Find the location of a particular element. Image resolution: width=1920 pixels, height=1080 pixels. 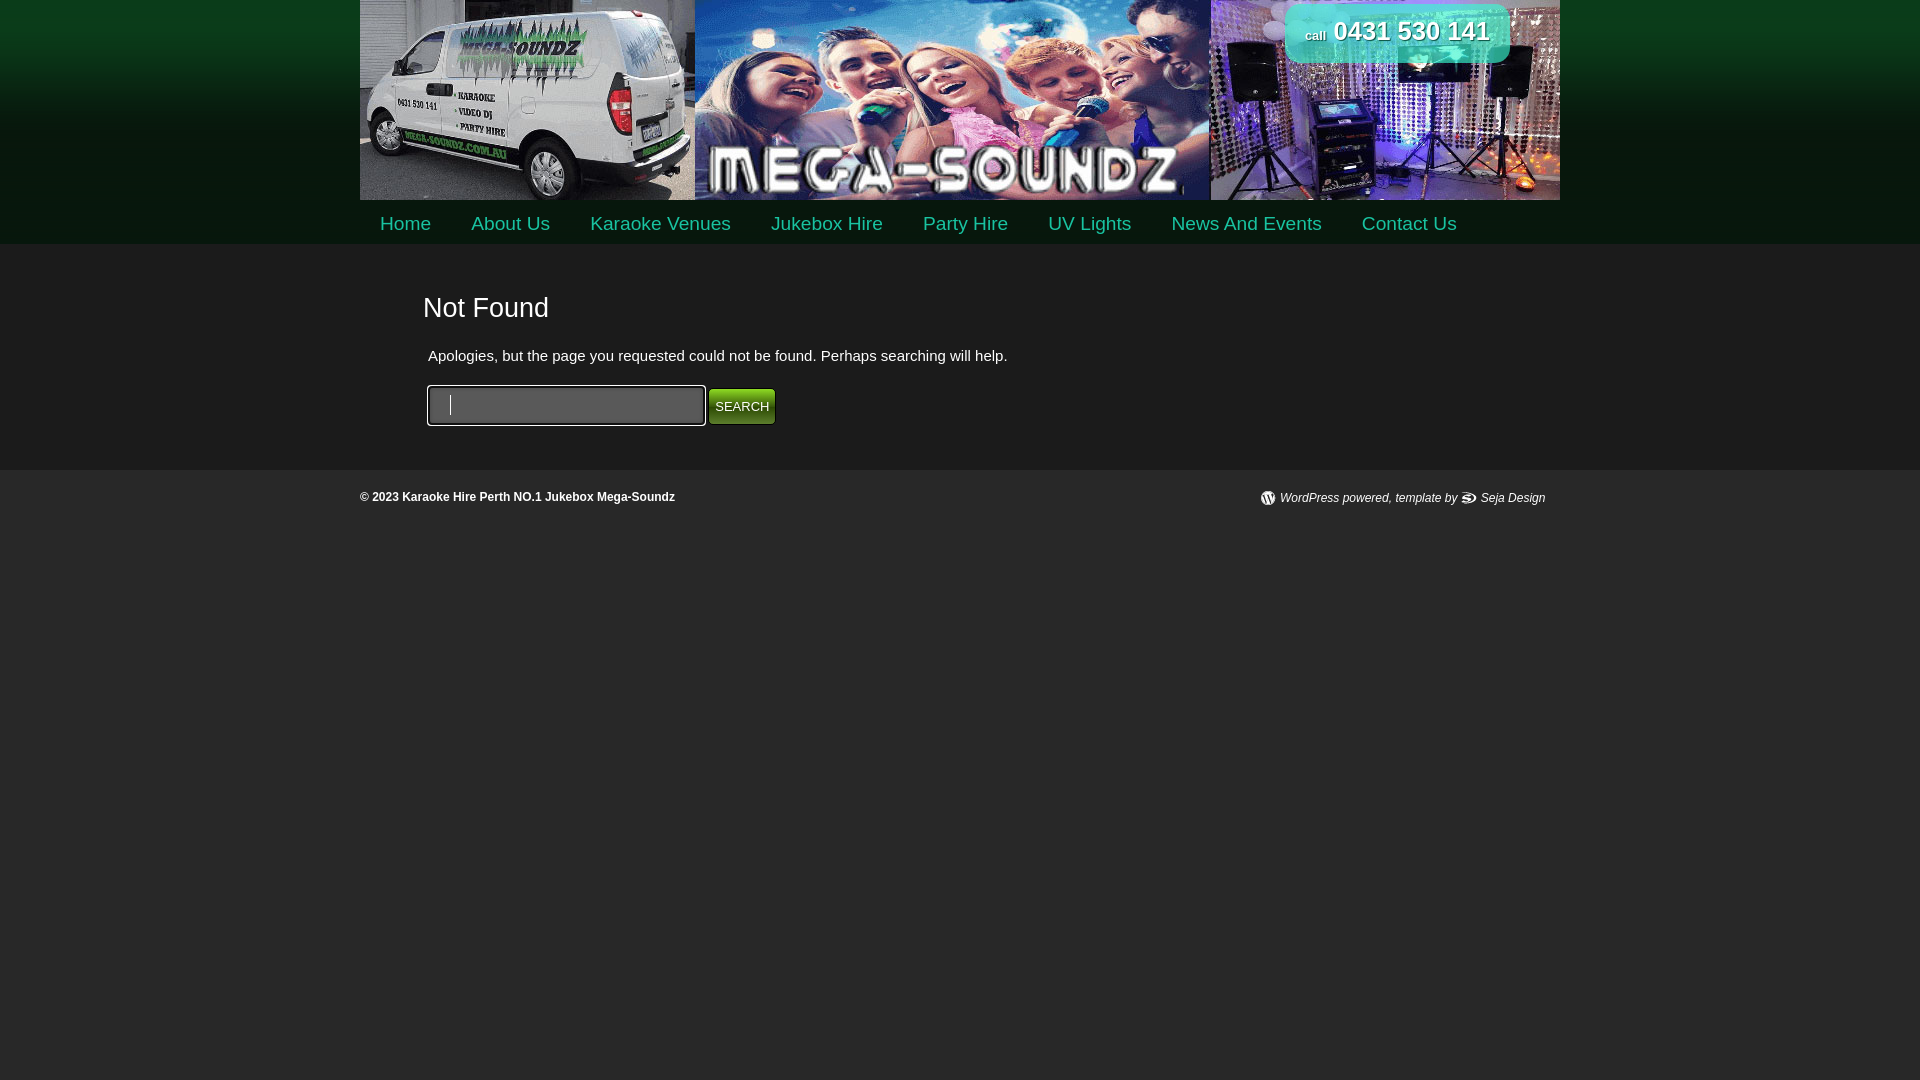

'Seja Design' is located at coordinates (1503, 496).